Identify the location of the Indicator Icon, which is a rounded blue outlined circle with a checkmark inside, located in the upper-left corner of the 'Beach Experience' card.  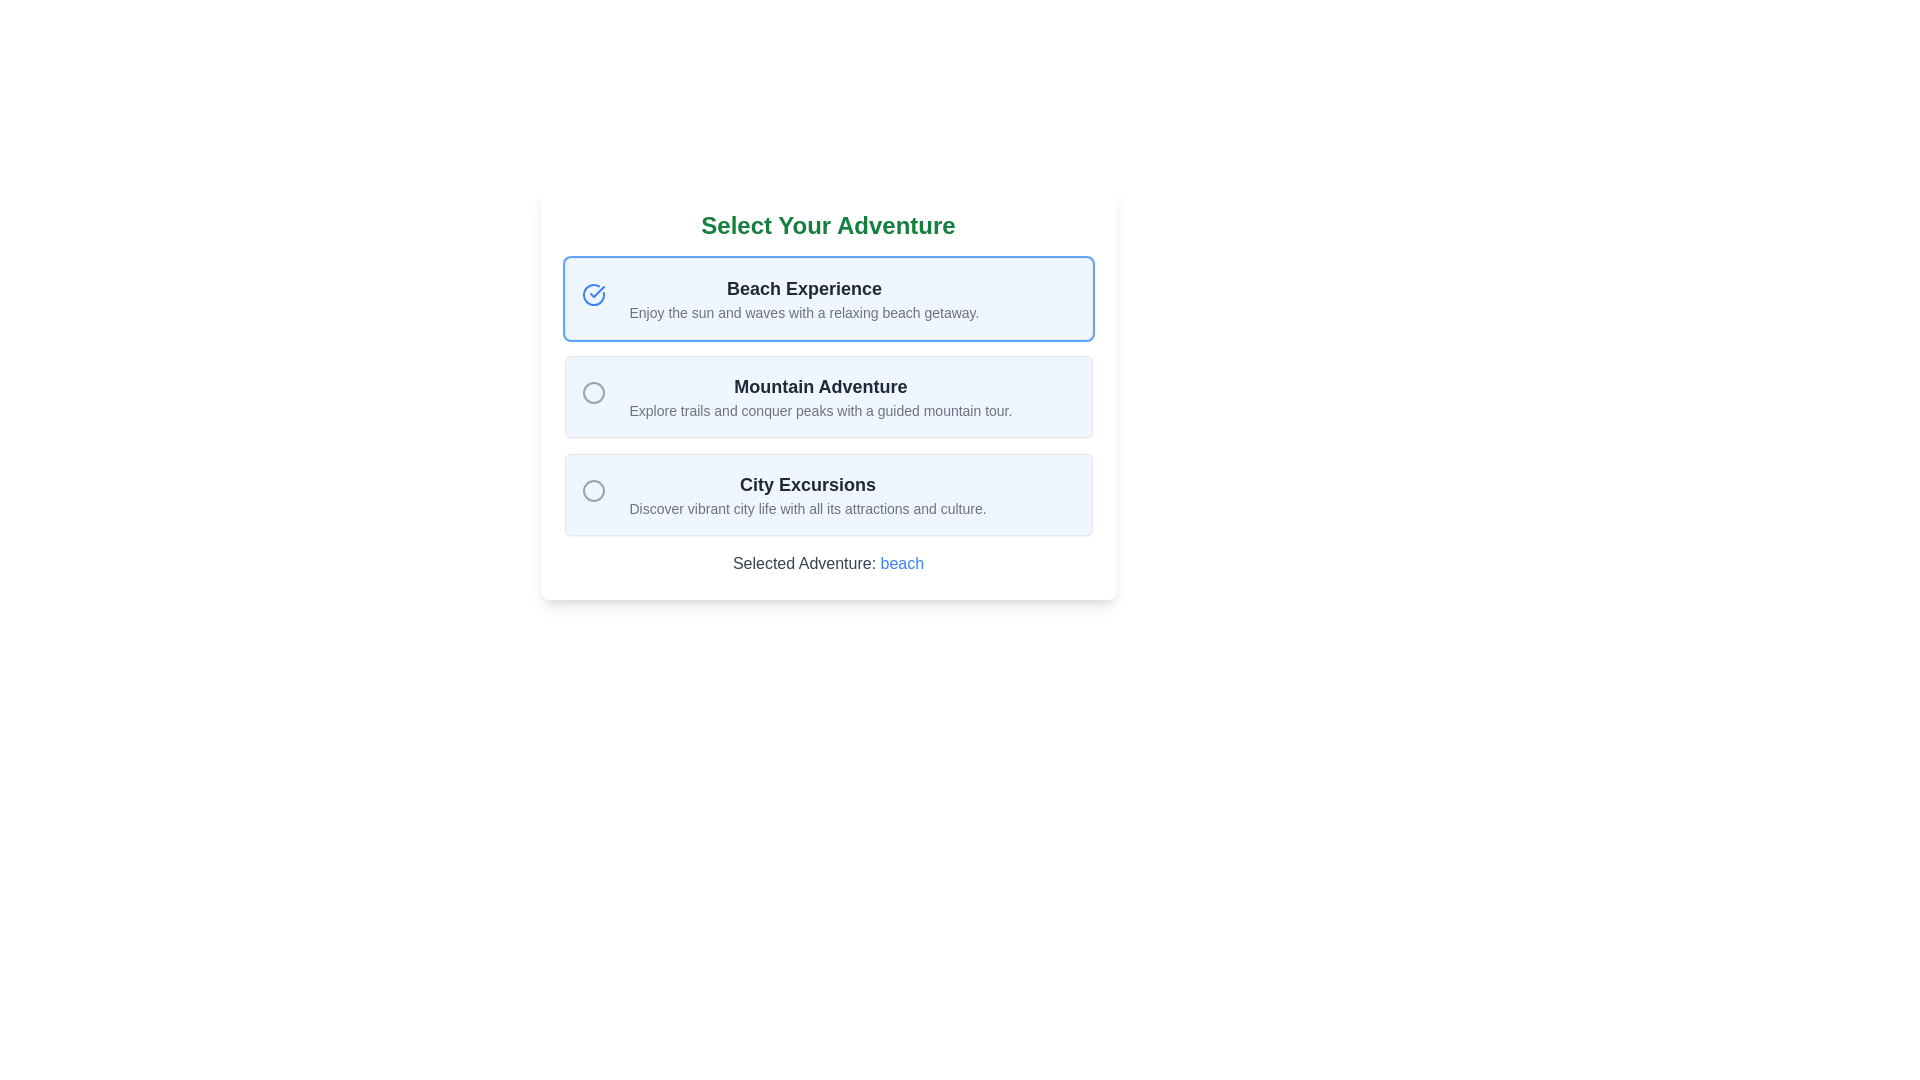
(596, 299).